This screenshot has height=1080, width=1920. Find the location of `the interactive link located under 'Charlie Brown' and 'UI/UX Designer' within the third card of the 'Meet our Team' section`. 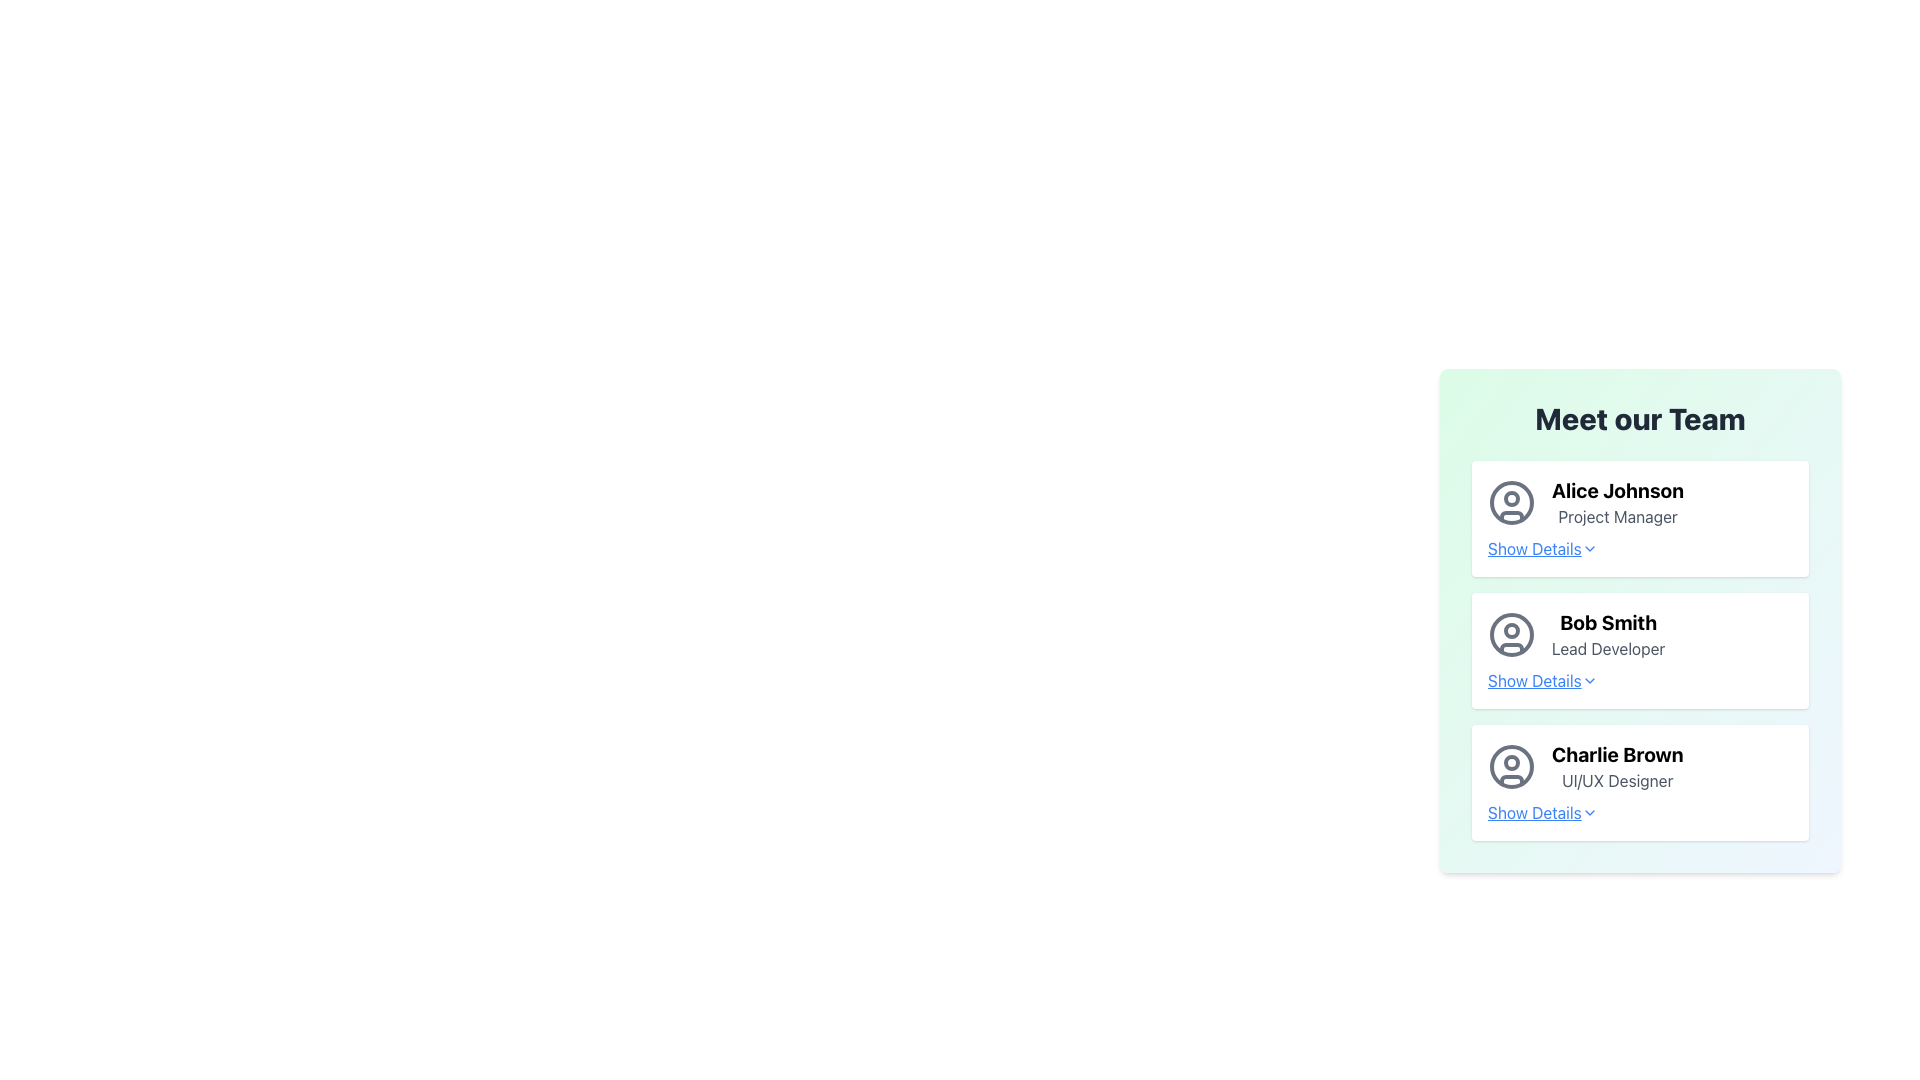

the interactive link located under 'Charlie Brown' and 'UI/UX Designer' within the third card of the 'Meet our Team' section is located at coordinates (1640, 813).